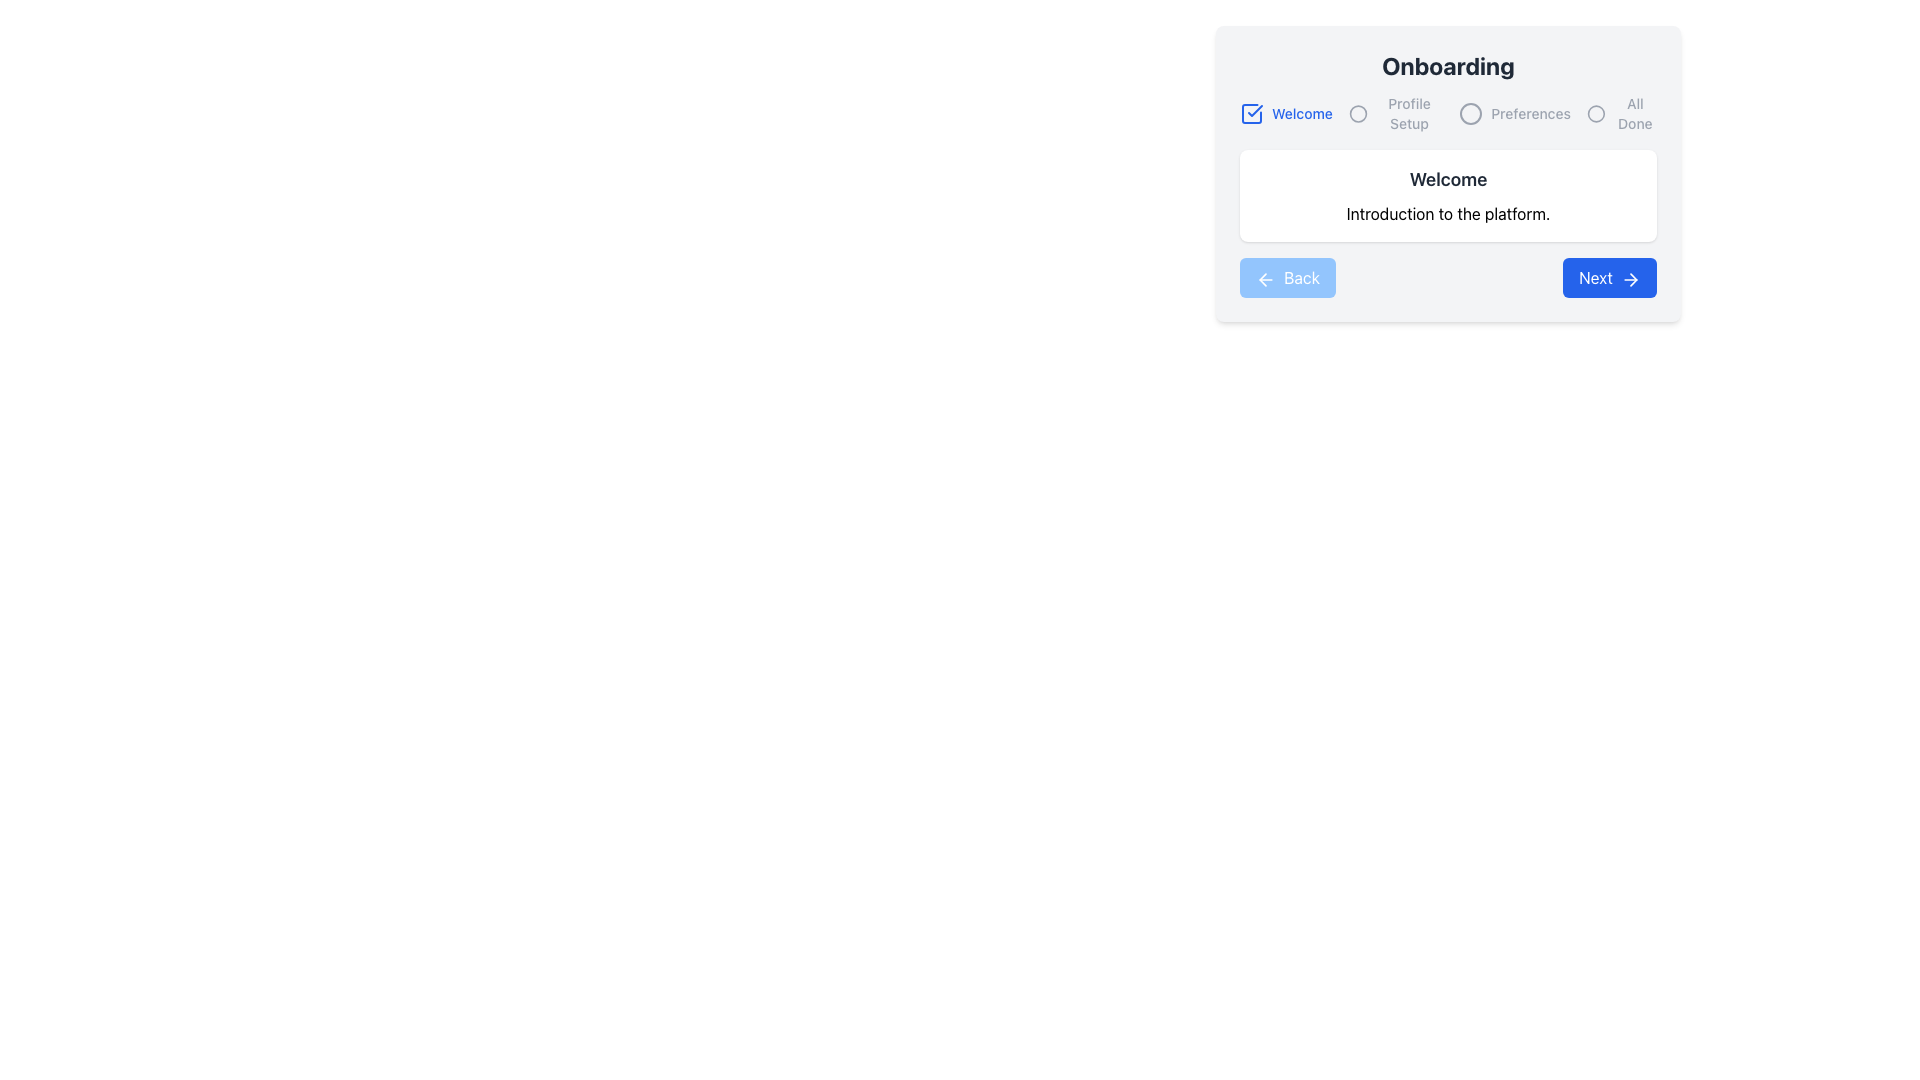  What do you see at coordinates (1622, 114) in the screenshot?
I see `the 'All Done' icon with text, which is the fourth element in a horizontal navigation bar, indicated by a gray circular outline and the text 'All Done'` at bounding box center [1622, 114].